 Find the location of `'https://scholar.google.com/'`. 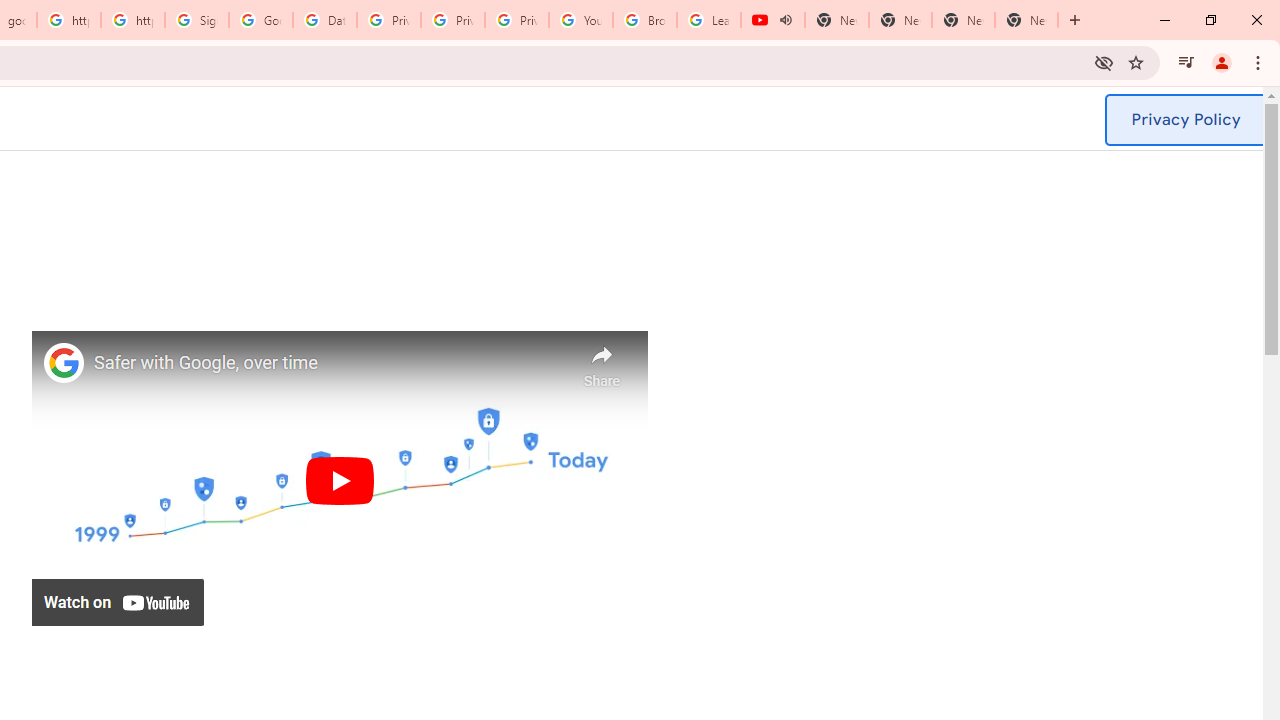

'https://scholar.google.com/' is located at coordinates (69, 20).